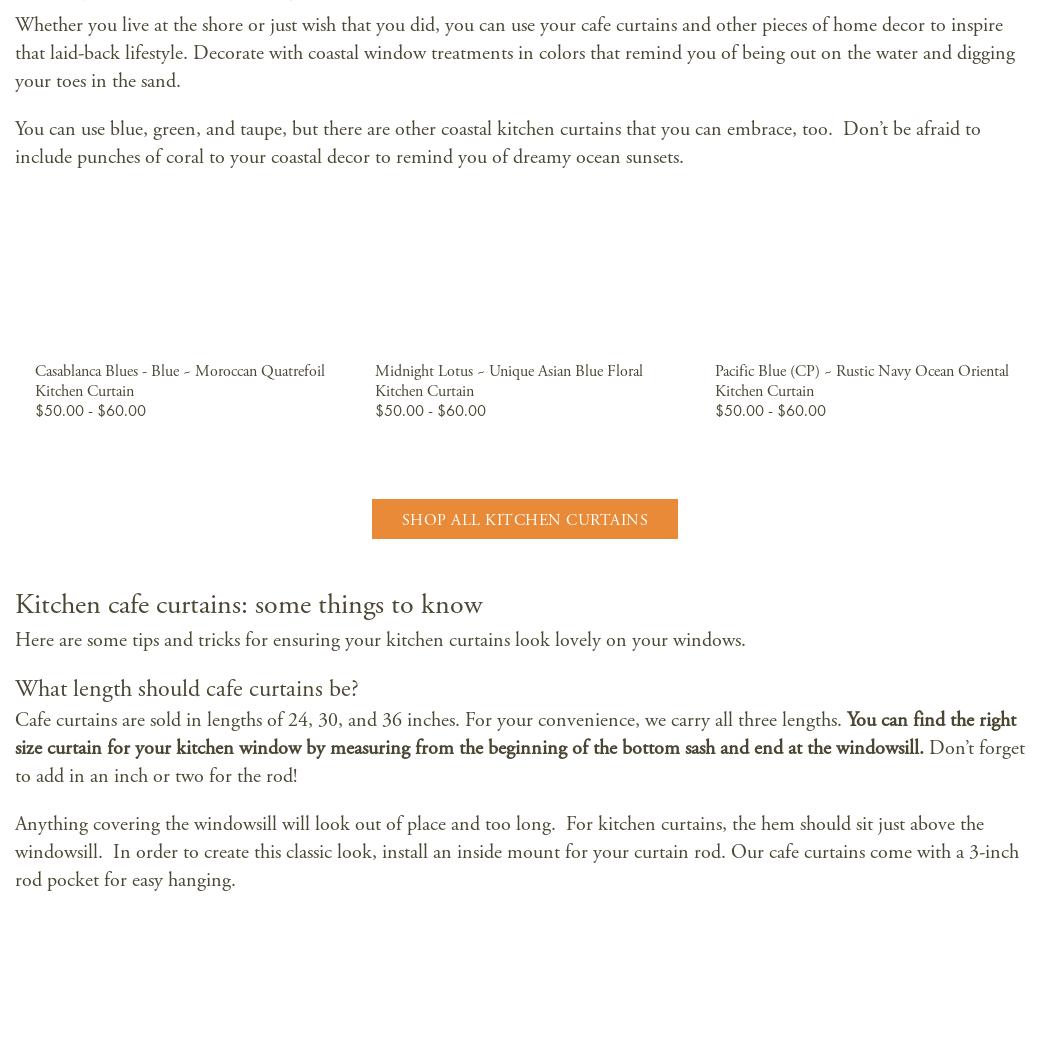 This screenshot has height=1058, width=1050. I want to click on 'Whether you live at the shore or just wish that you did, you can use your cafe curtains and other pieces of home decor to inspire that laid-back lifestyle. Decorate with coastal window treatments in colors that remind you of being out on the water and digging your toes in the sand.', so click(514, 52).